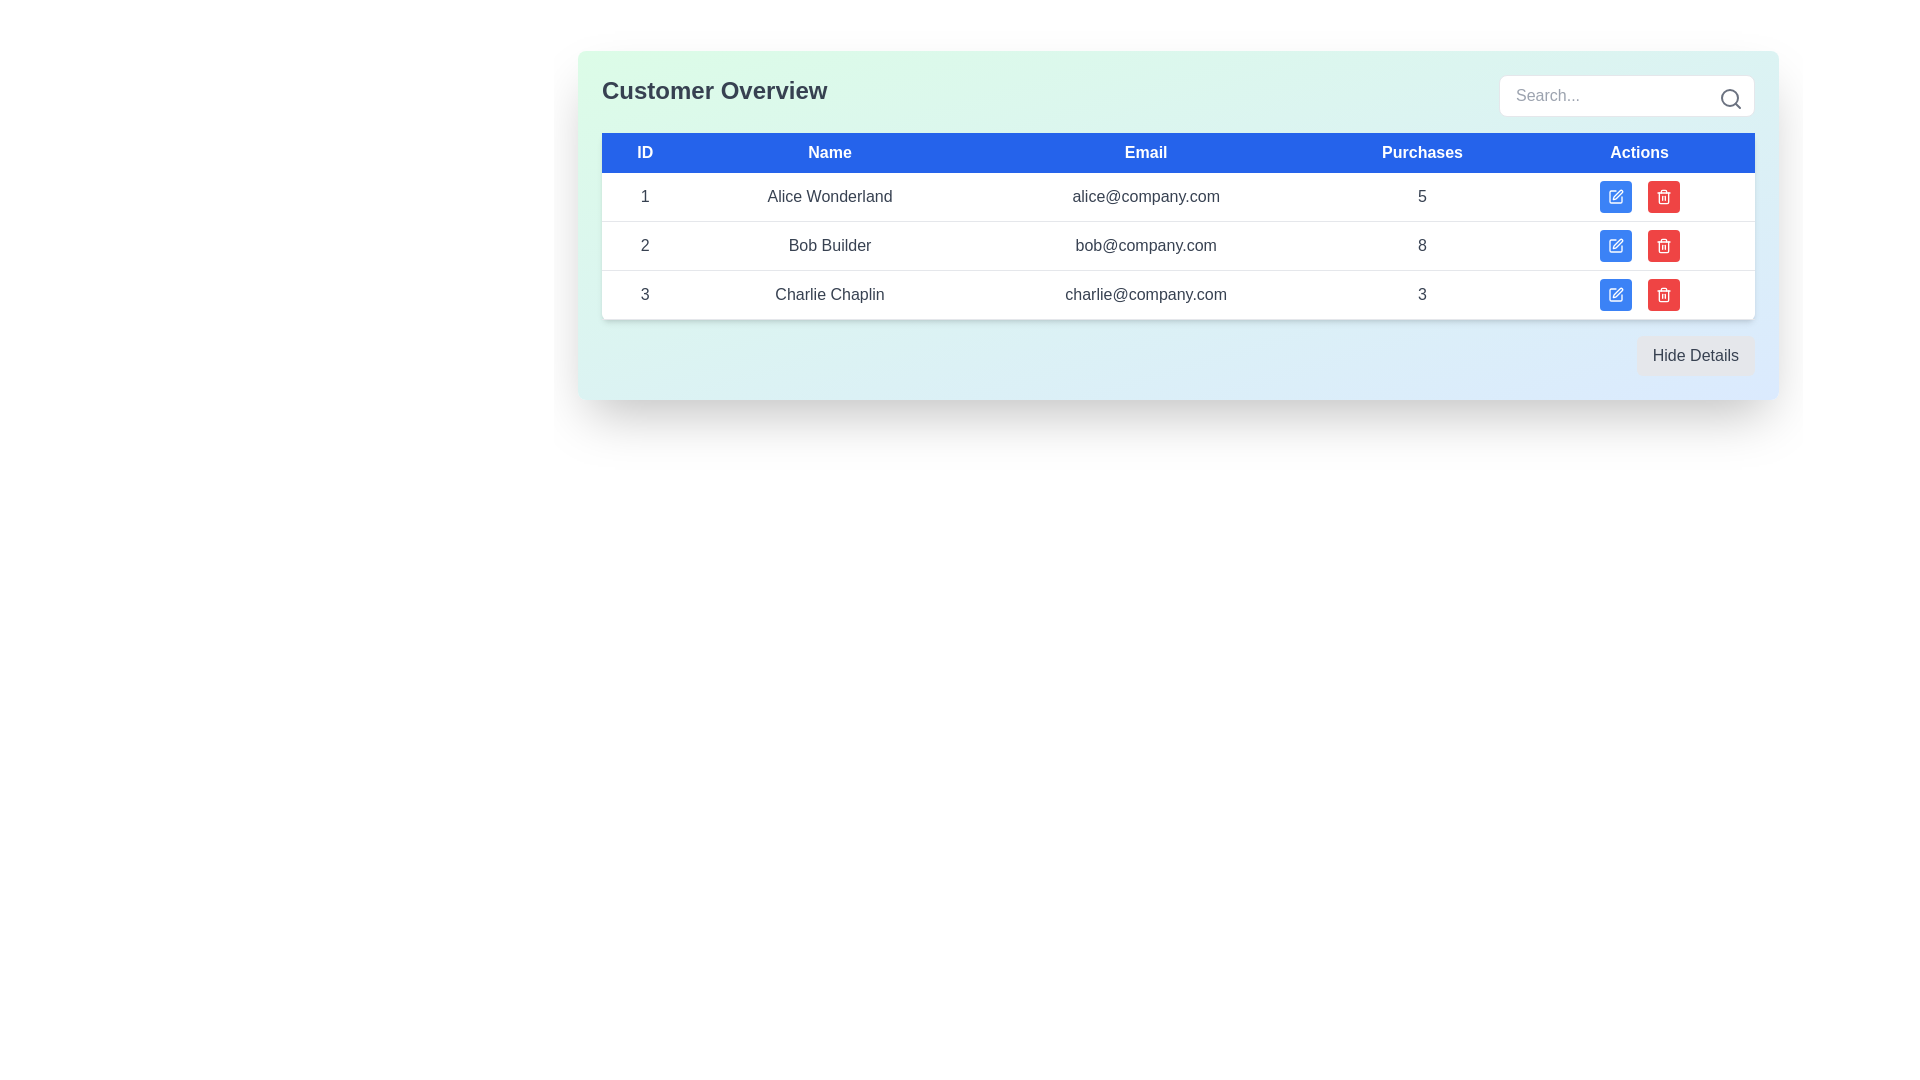 This screenshot has height=1080, width=1920. Describe the element at coordinates (1615, 294) in the screenshot. I see `the 'Edit' button located in the last row of the table under the 'Actions' column to experience the hover effect` at that location.